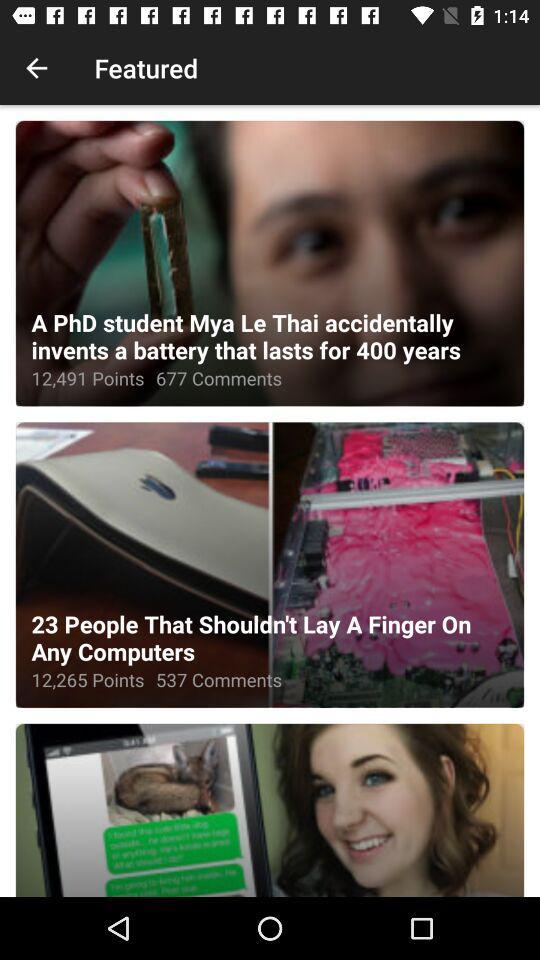 The height and width of the screenshot is (960, 540). Describe the element at coordinates (36, 68) in the screenshot. I see `the arrow_backward icon` at that location.